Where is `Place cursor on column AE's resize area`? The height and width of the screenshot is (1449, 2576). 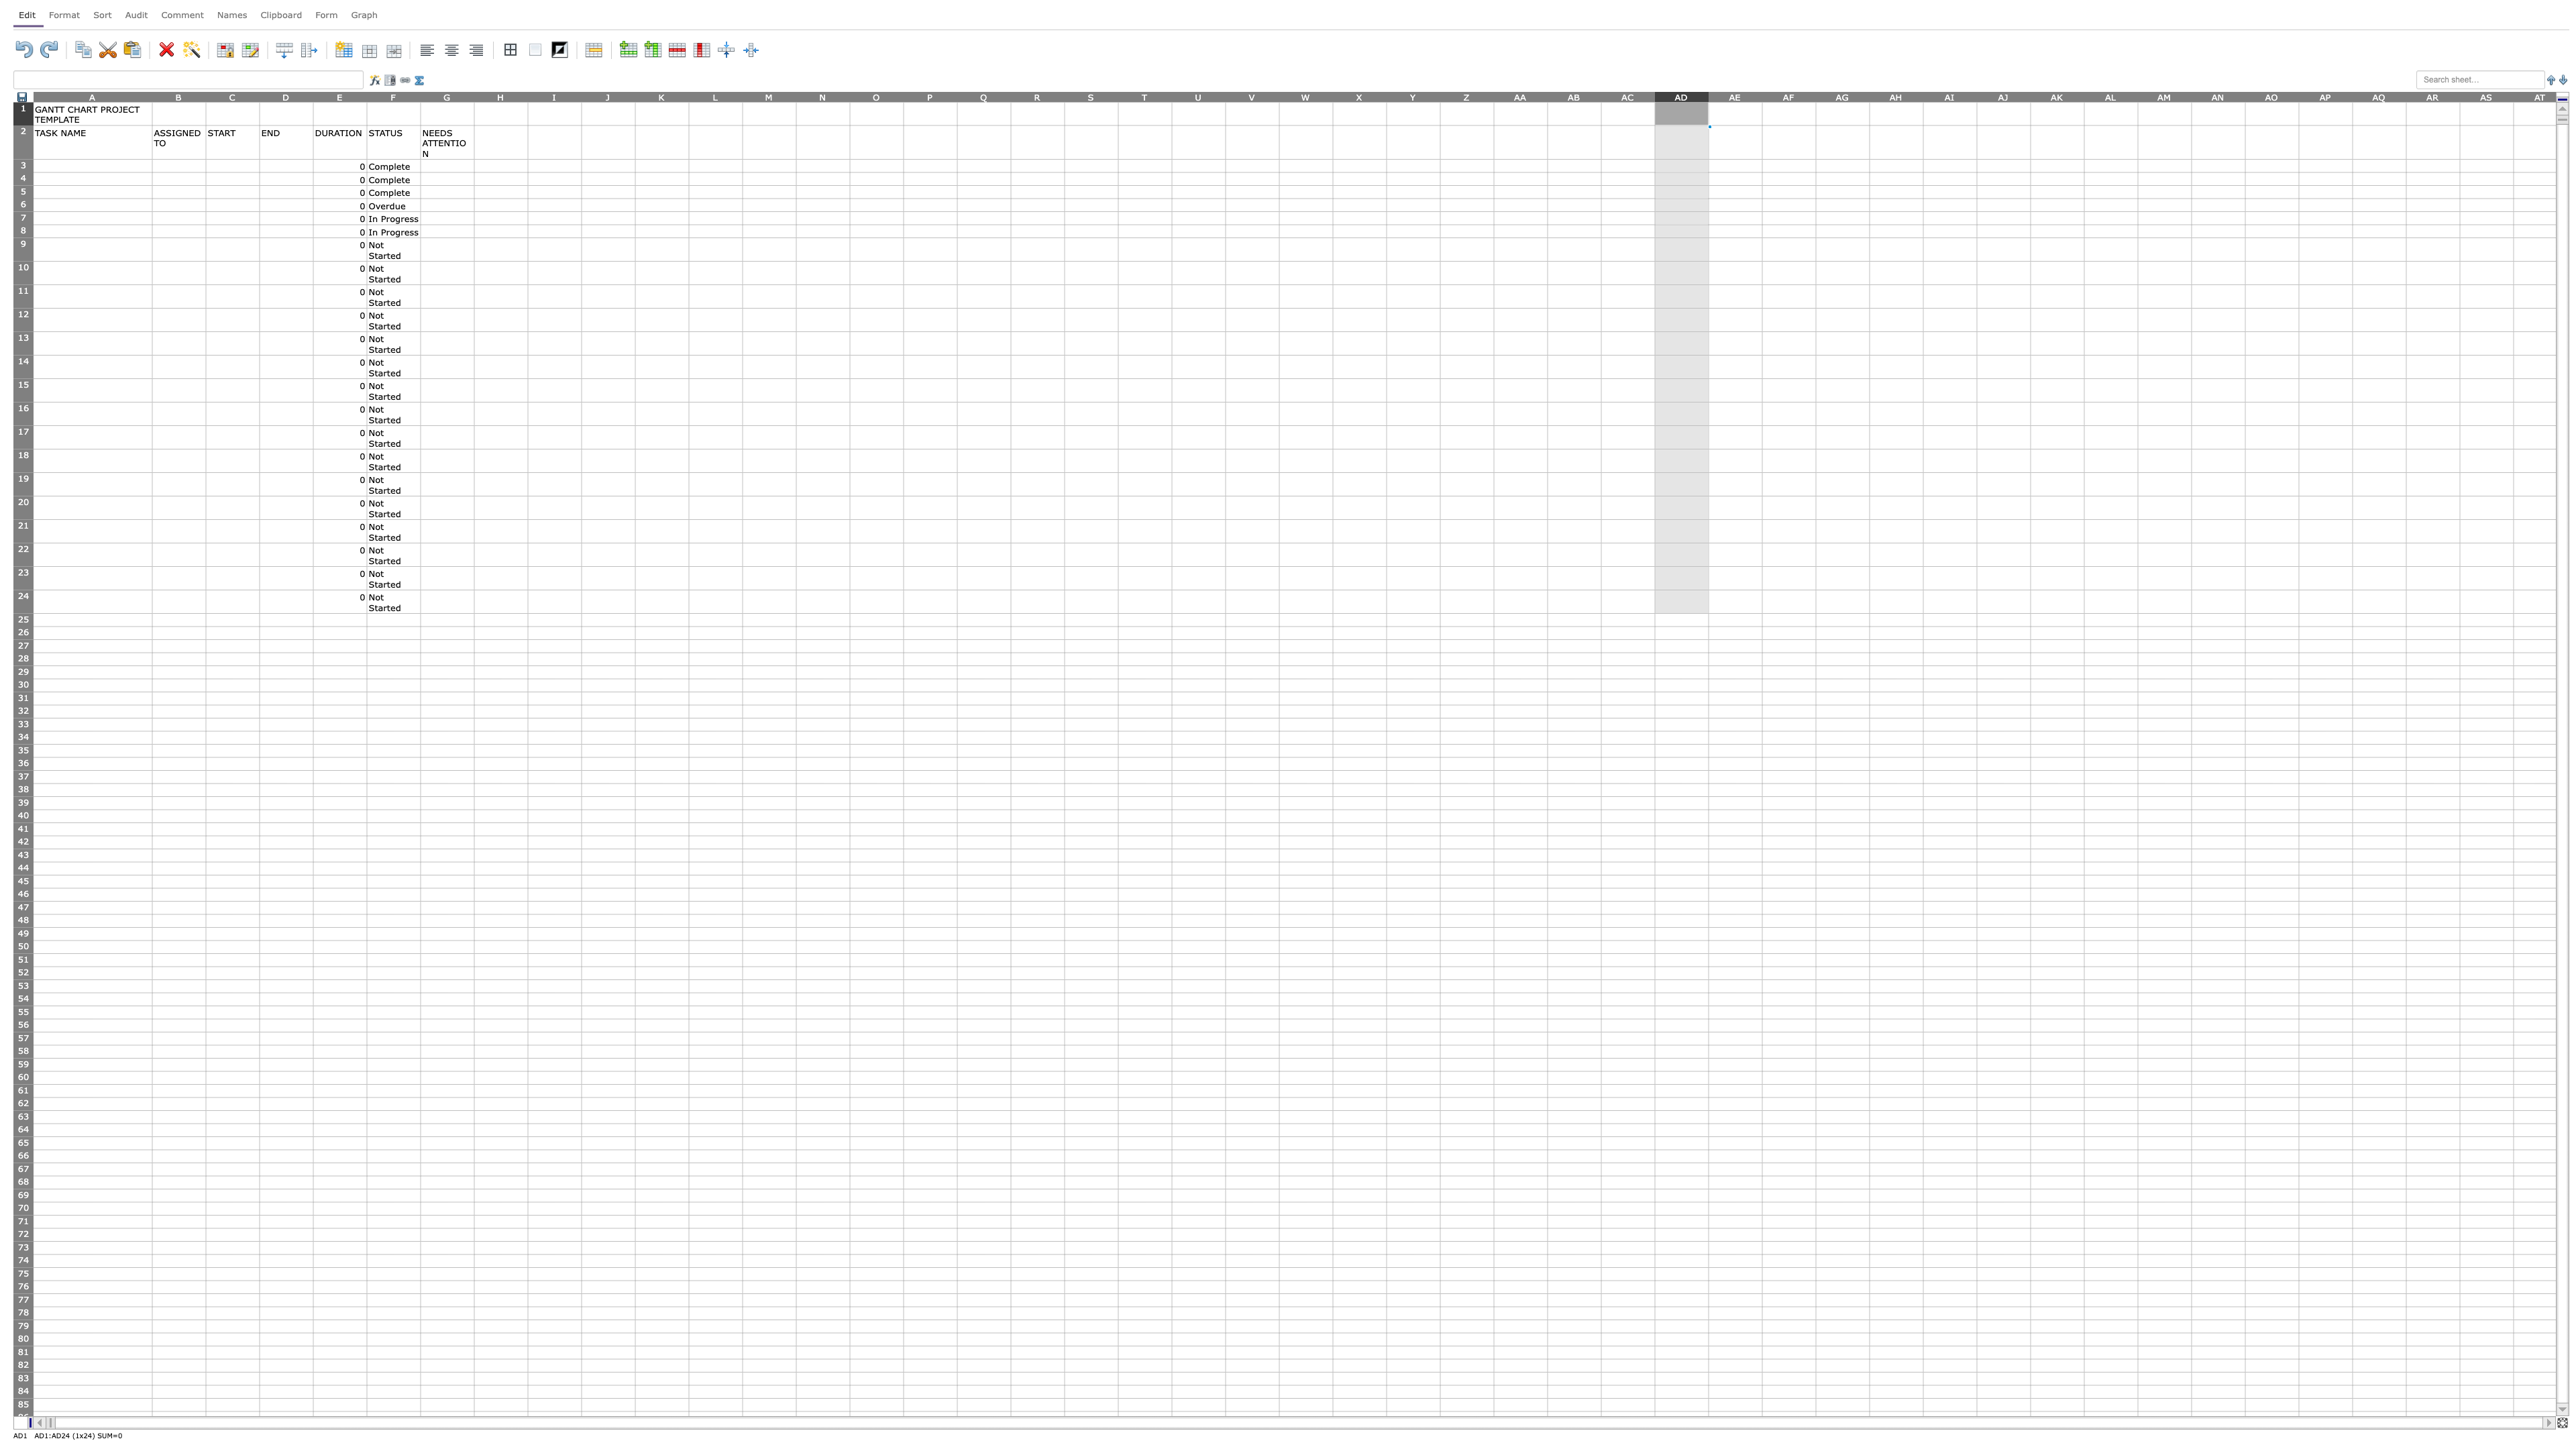
Place cursor on column AE's resize area is located at coordinates (1762, 95).